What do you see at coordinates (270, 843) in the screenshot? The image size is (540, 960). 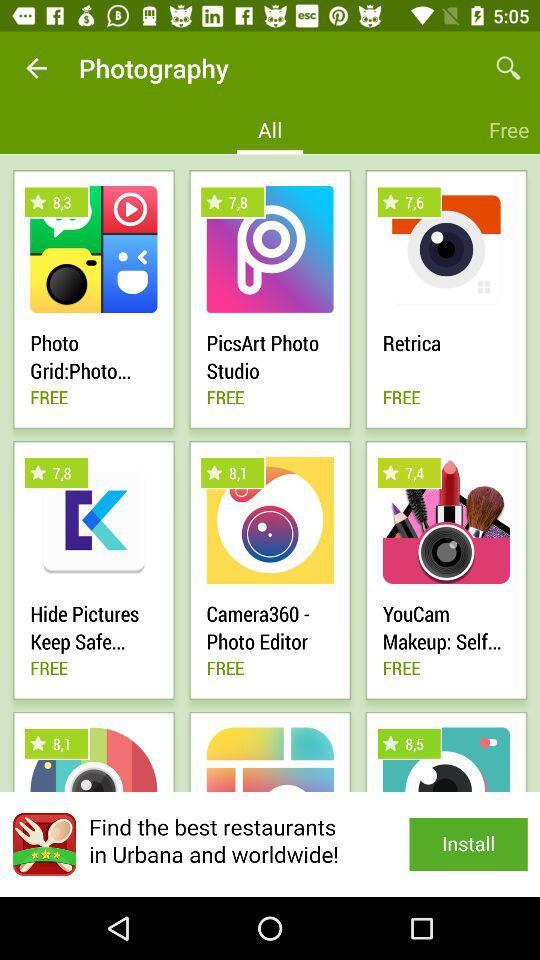 I see `advertisement` at bounding box center [270, 843].